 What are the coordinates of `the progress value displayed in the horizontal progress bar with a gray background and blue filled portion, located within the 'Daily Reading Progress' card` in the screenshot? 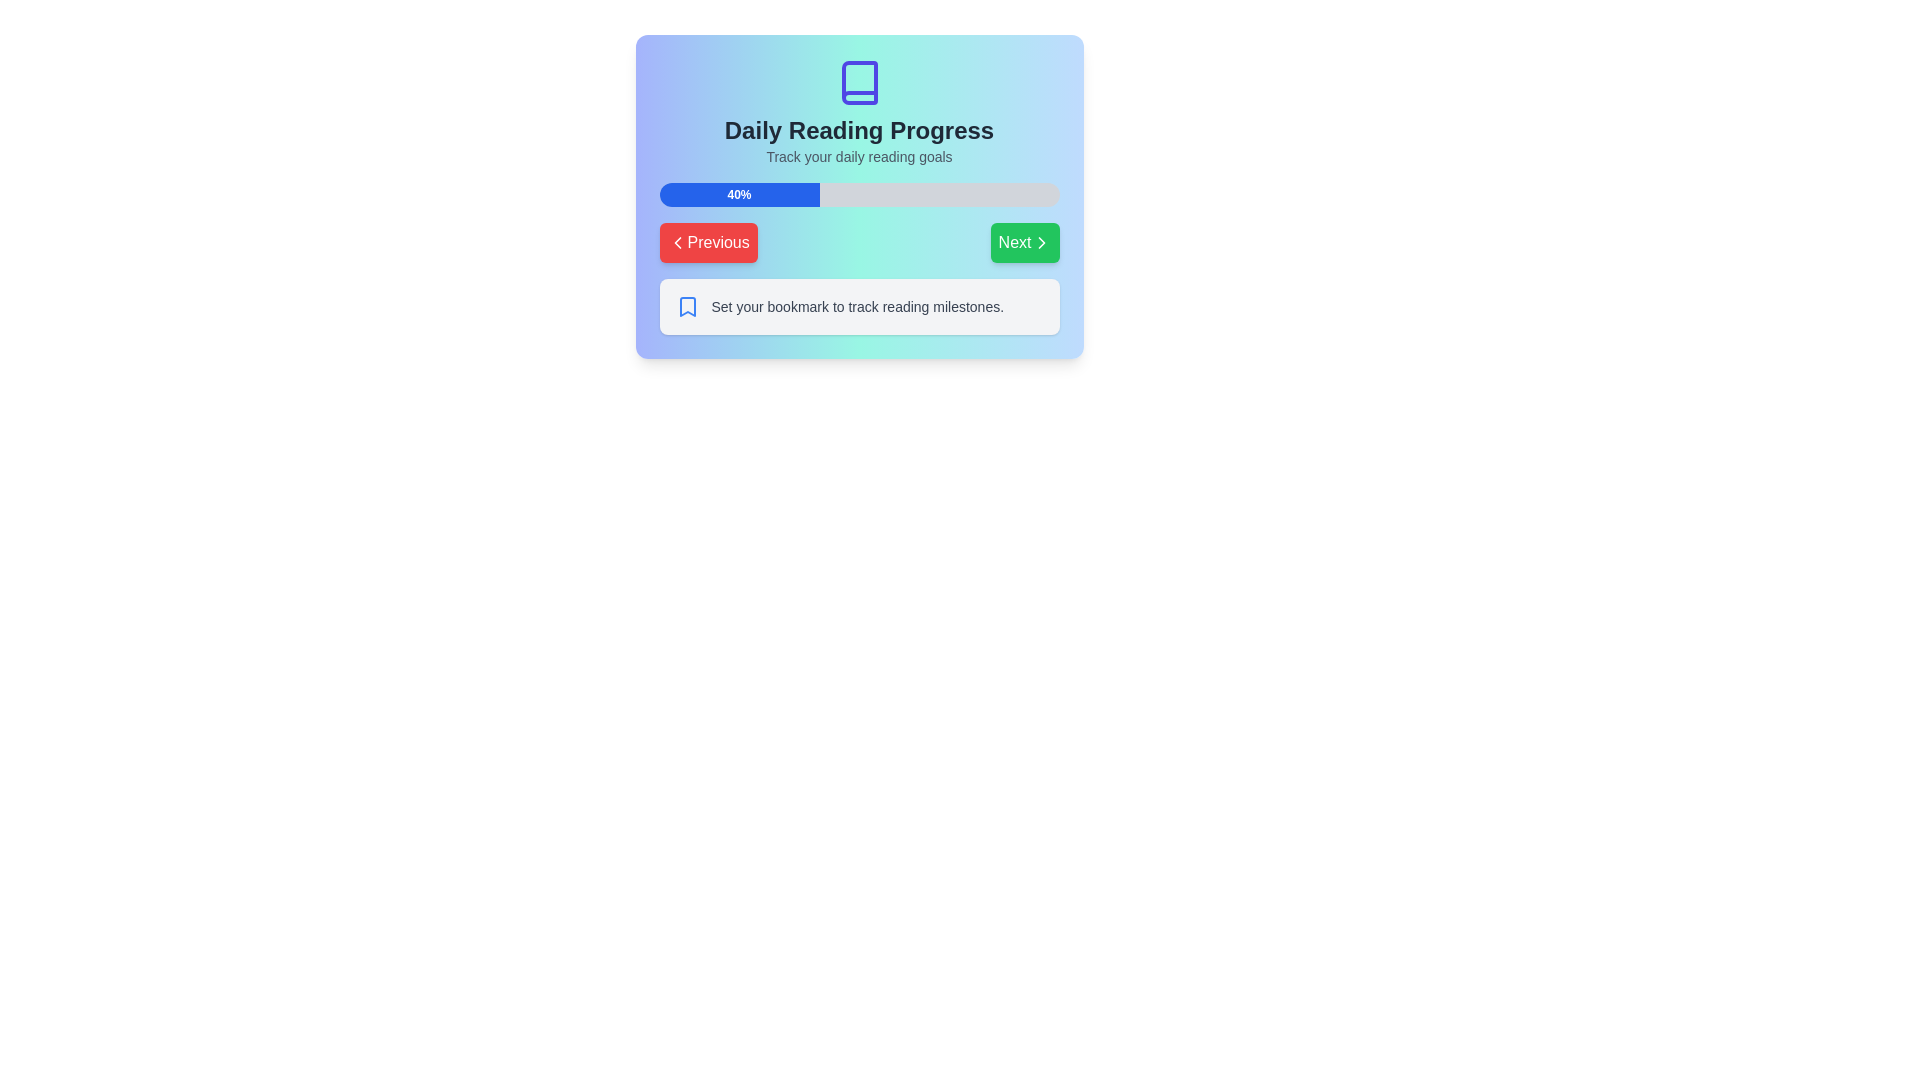 It's located at (859, 195).